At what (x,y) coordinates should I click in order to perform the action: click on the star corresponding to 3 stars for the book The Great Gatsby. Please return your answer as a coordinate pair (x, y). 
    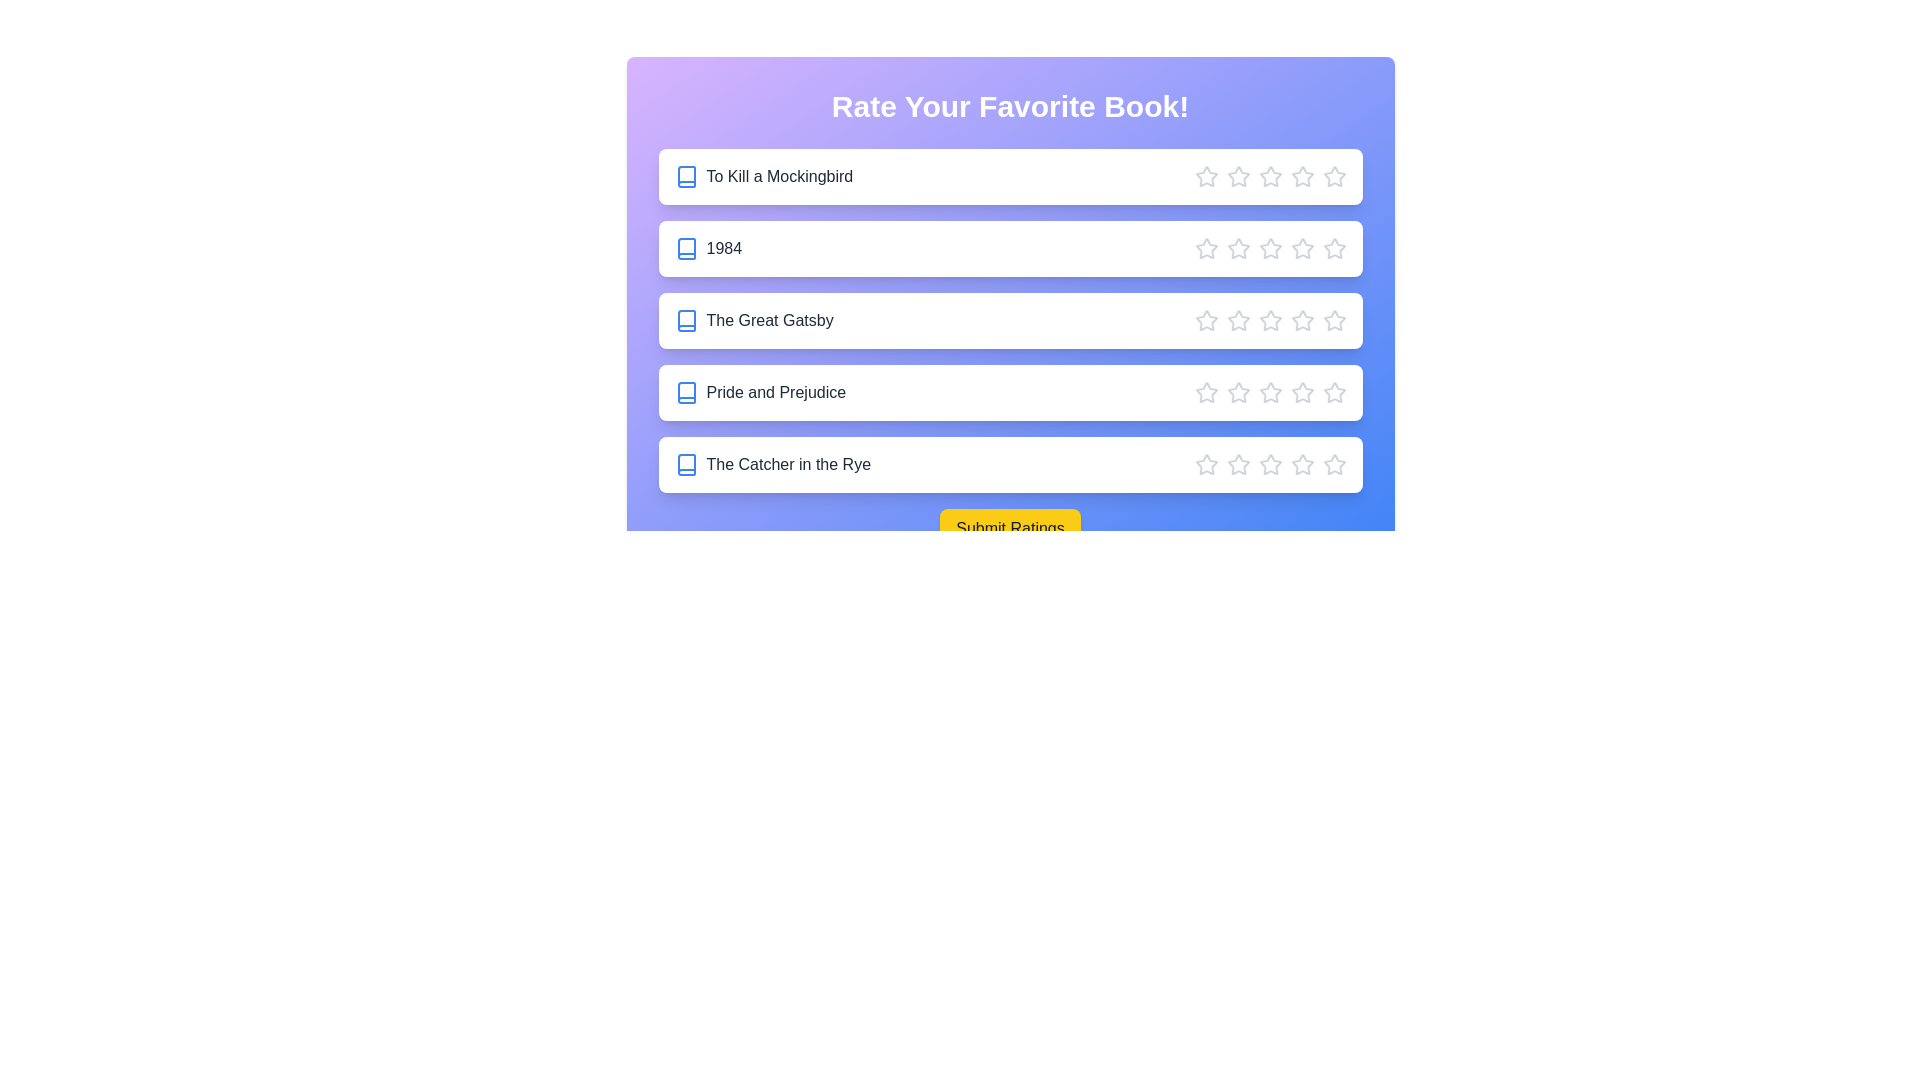
    Looking at the image, I should click on (1269, 319).